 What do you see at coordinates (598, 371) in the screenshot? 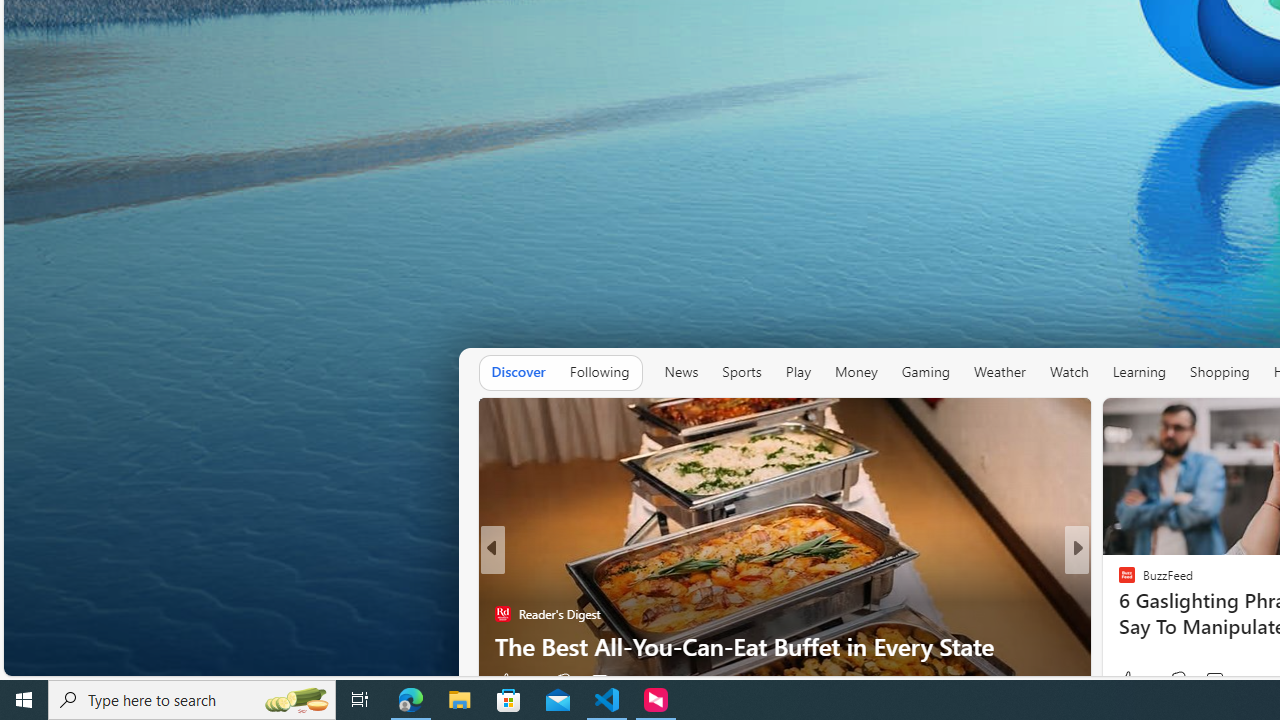
I see `'Following'` at bounding box center [598, 371].